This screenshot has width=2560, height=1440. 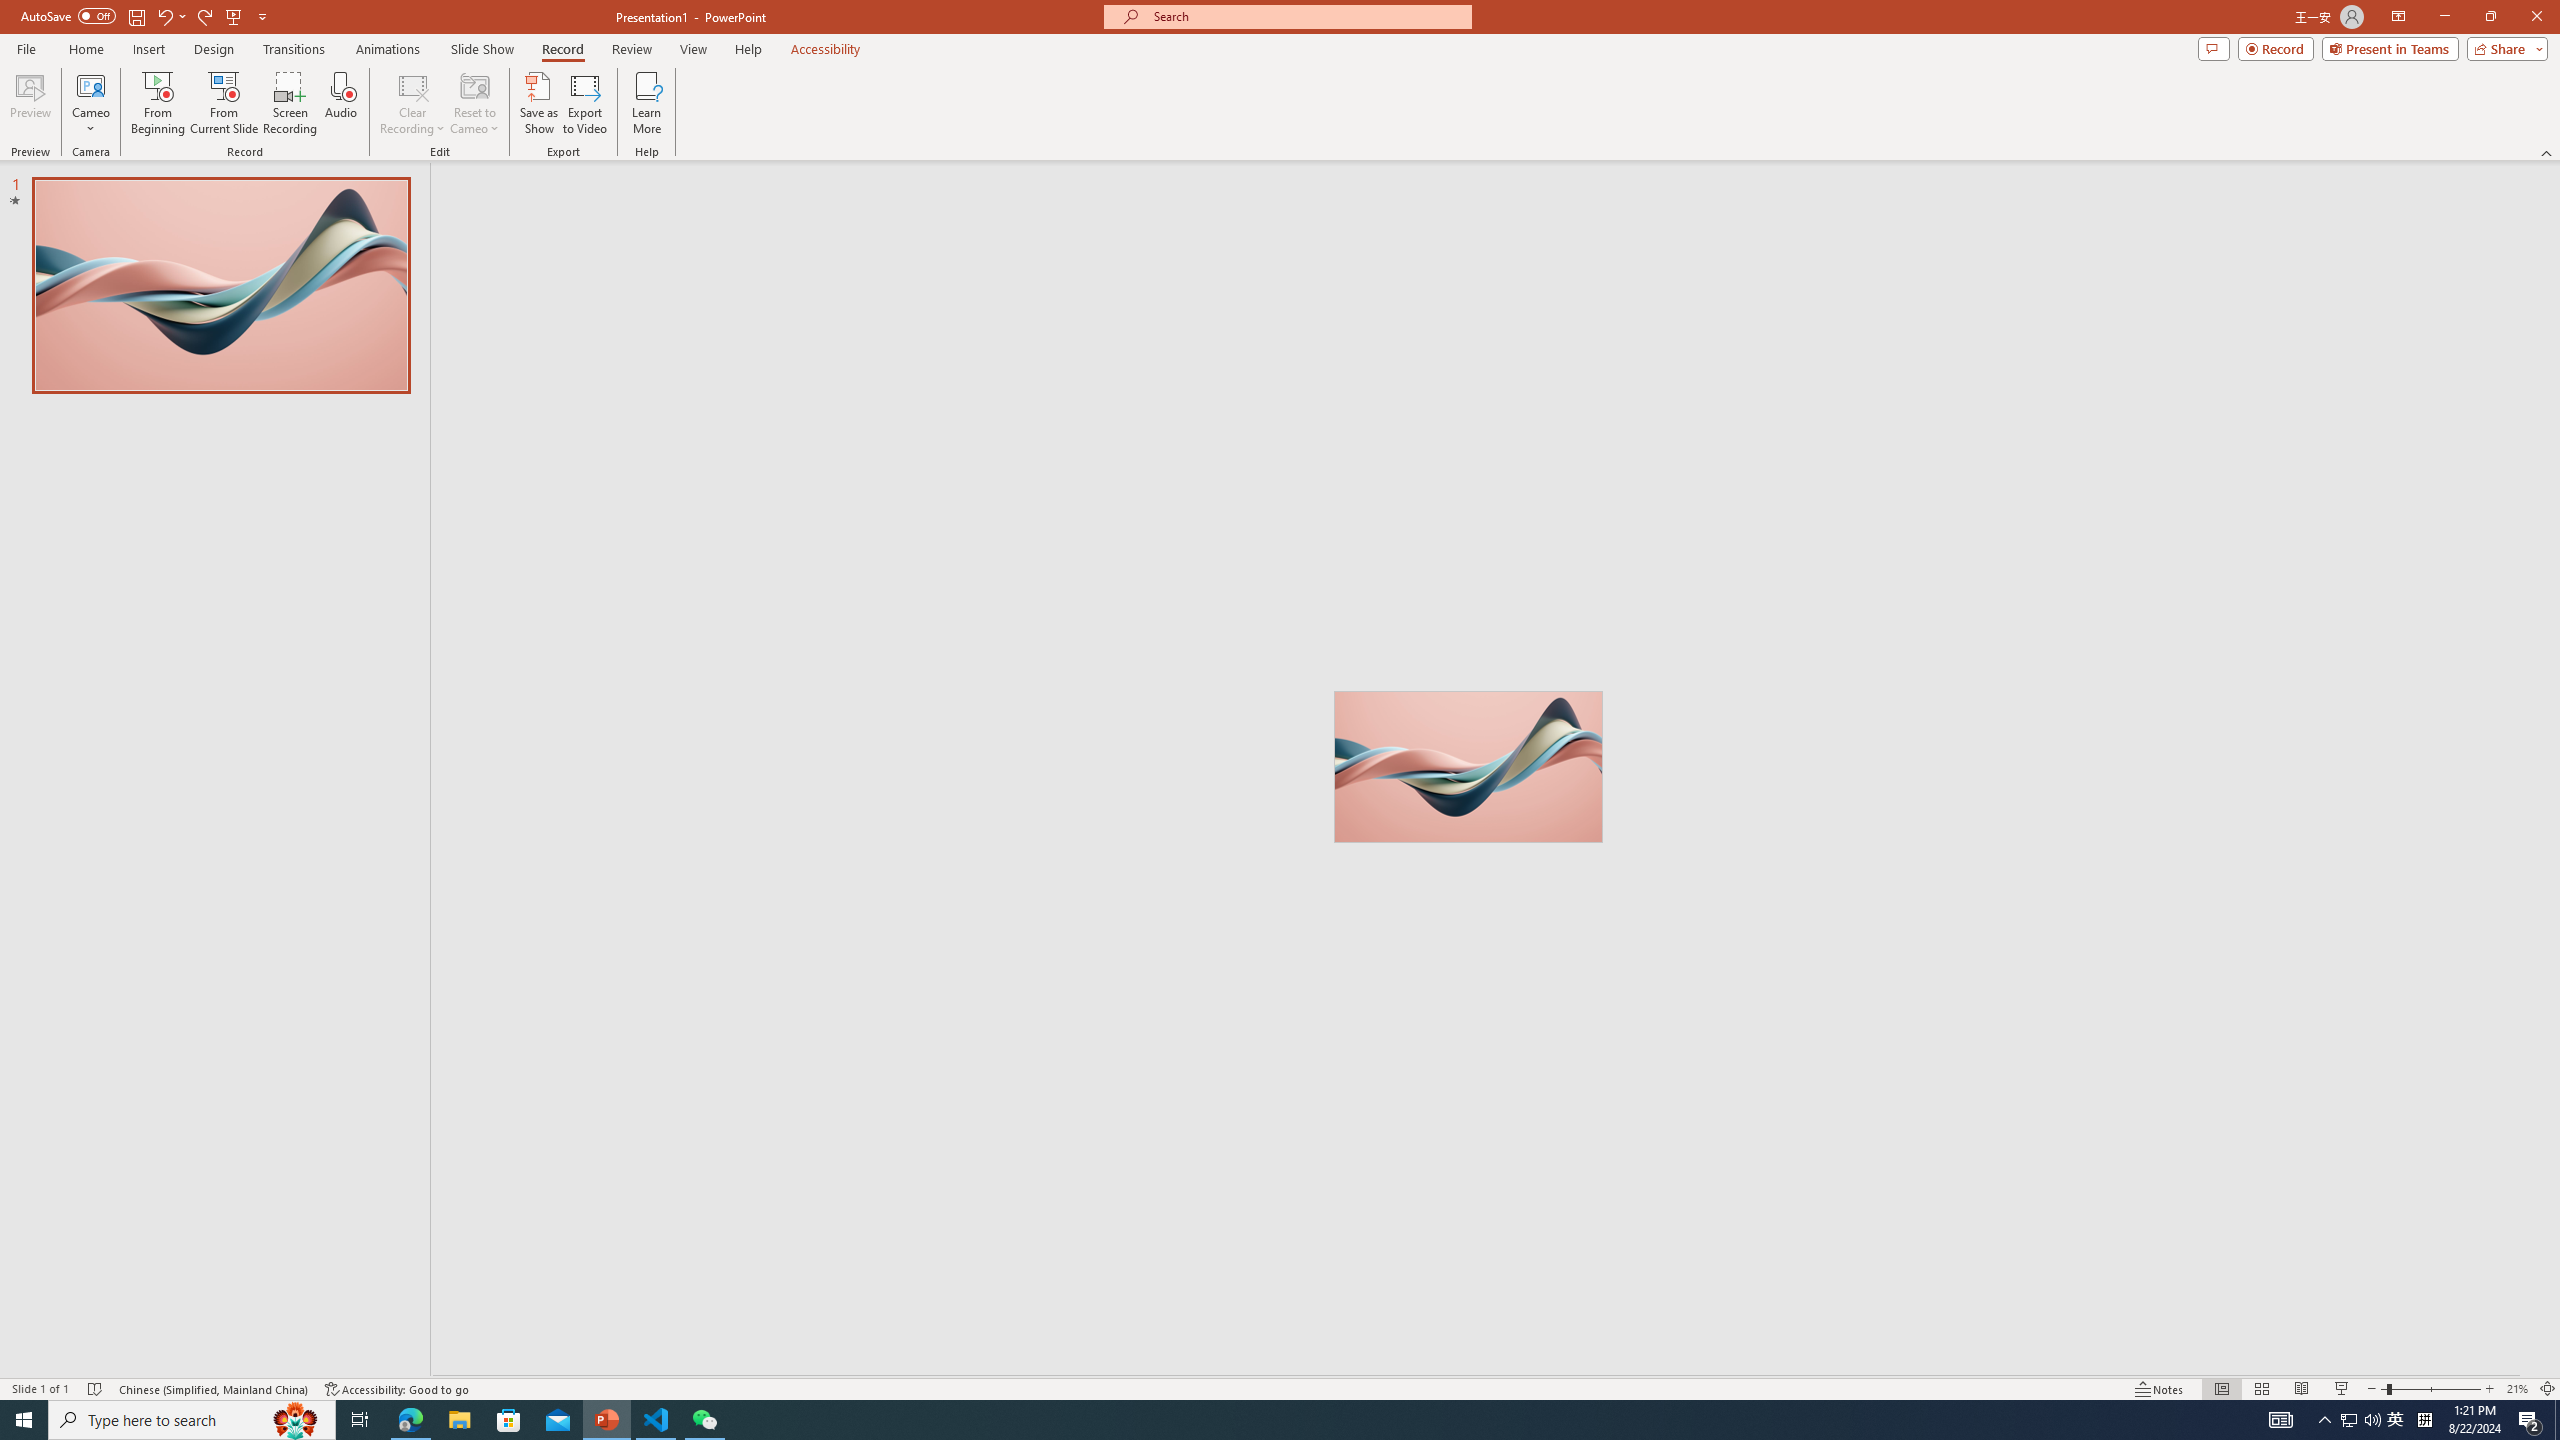 What do you see at coordinates (156, 103) in the screenshot?
I see `'From Beginning...'` at bounding box center [156, 103].